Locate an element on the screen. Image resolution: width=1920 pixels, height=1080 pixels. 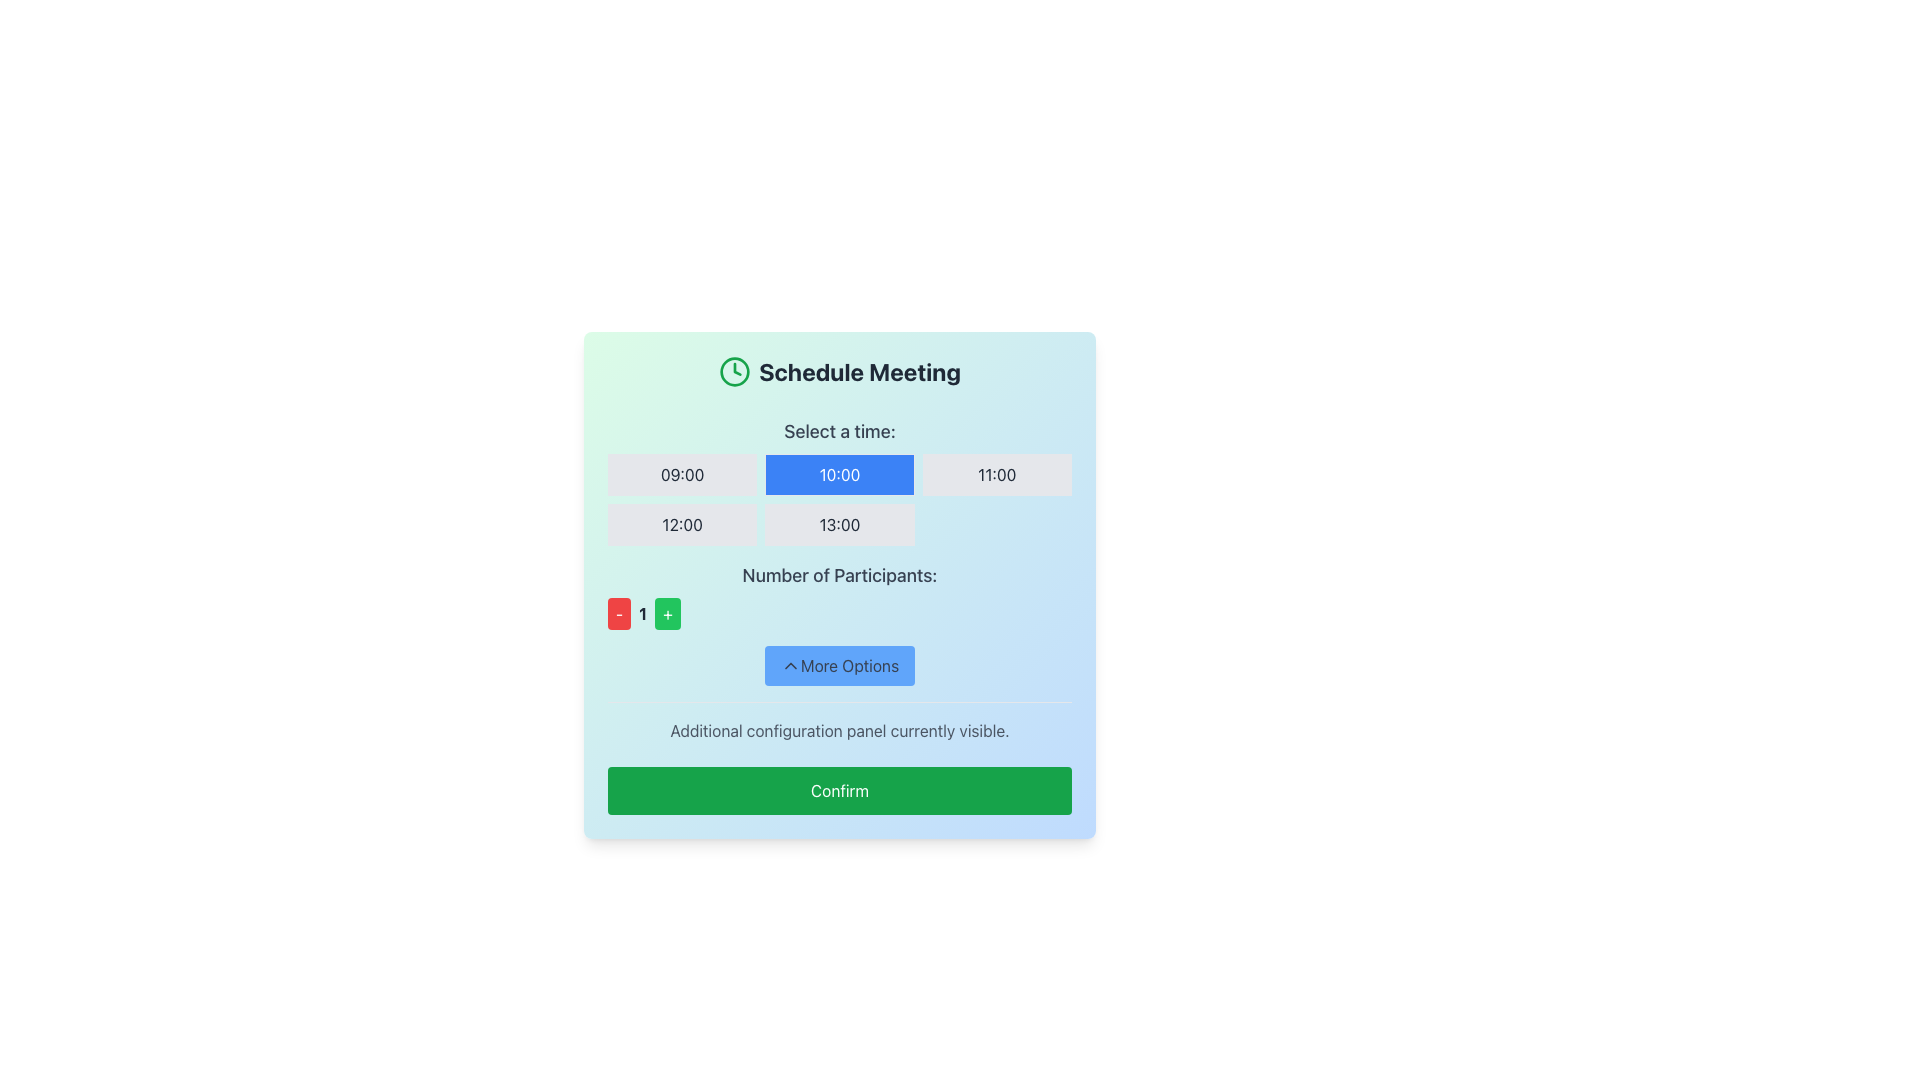
the upward-pointing chevron icon located to the left of the 'More Options' text within the button that has a blue background and rounded edges is located at coordinates (789, 666).